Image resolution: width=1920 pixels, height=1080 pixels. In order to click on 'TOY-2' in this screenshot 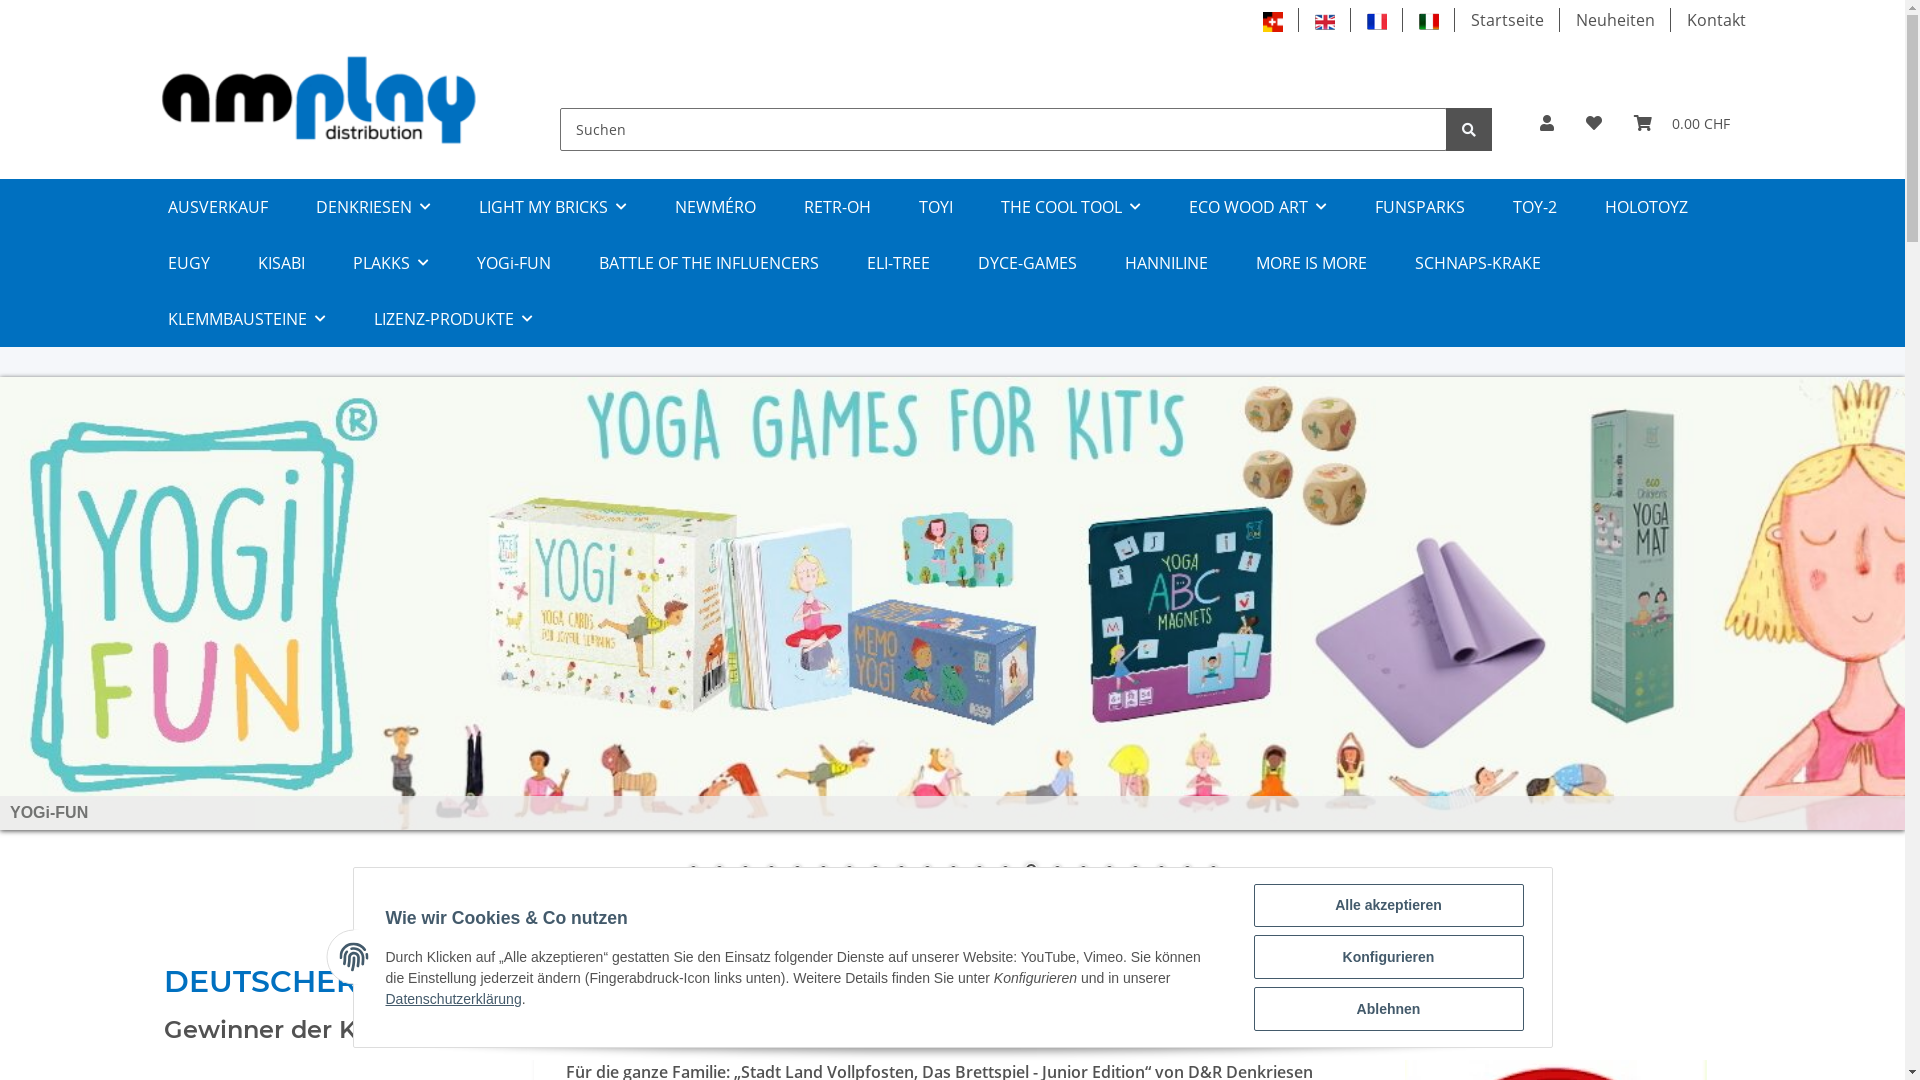, I will do `click(1533, 207)`.